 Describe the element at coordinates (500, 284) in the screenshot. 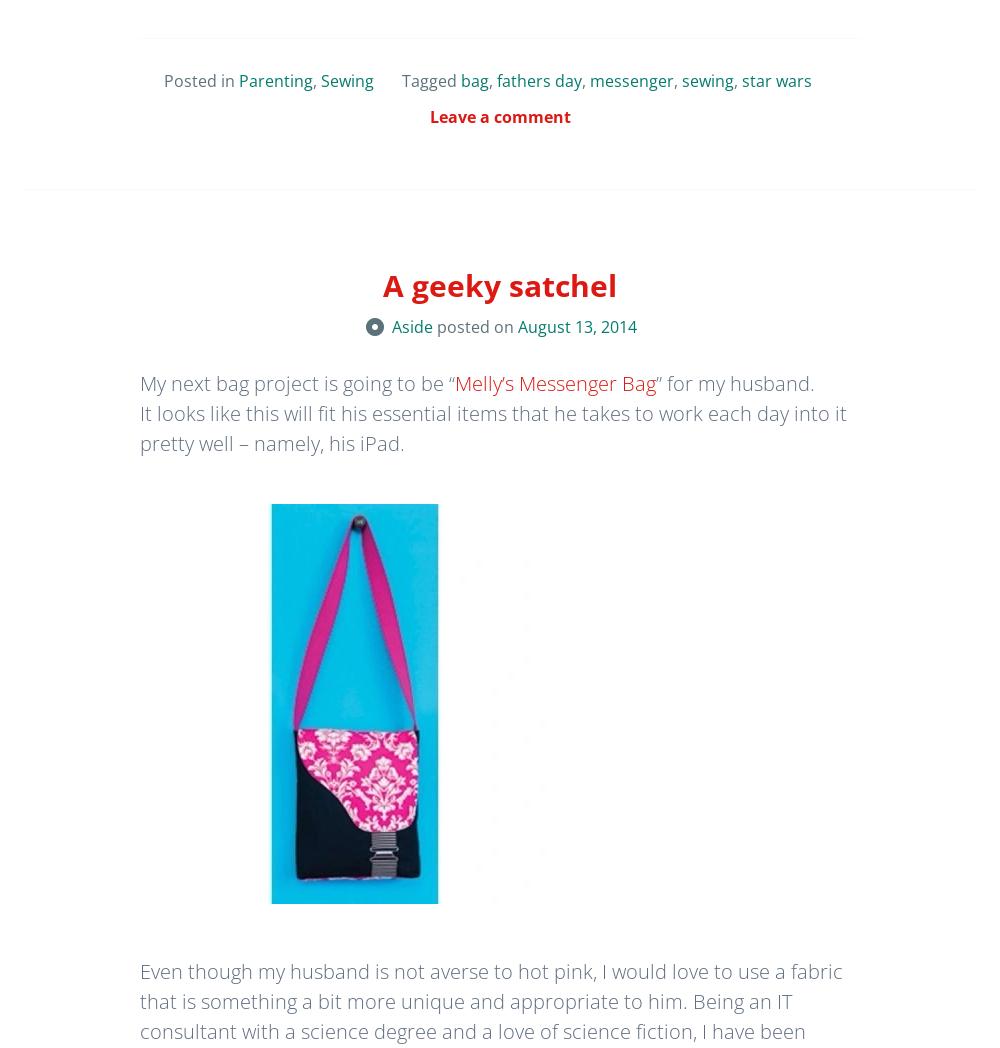

I see `'A geeky satchel'` at that location.